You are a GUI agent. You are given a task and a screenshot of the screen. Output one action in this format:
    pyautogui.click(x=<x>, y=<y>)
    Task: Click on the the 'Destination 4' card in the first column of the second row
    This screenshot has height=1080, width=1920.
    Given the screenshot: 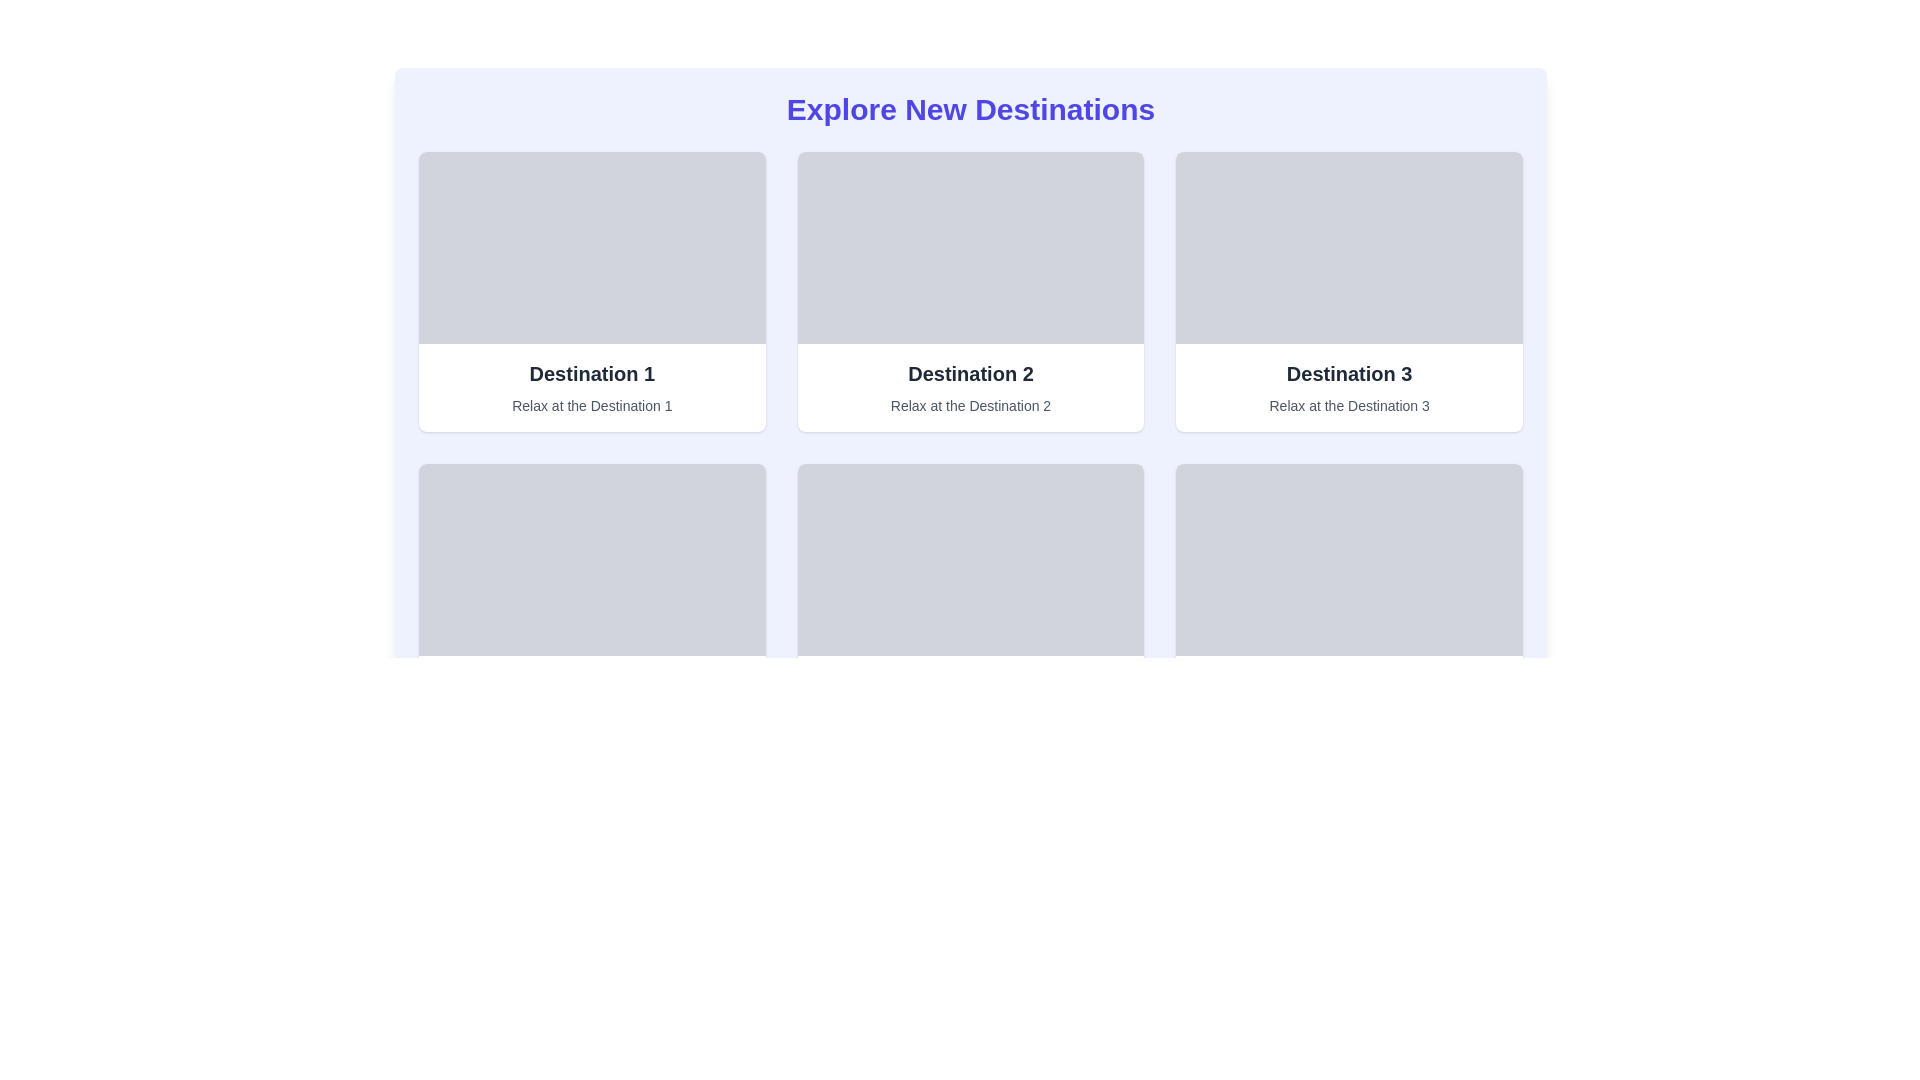 What is the action you would take?
    pyautogui.click(x=591, y=603)
    